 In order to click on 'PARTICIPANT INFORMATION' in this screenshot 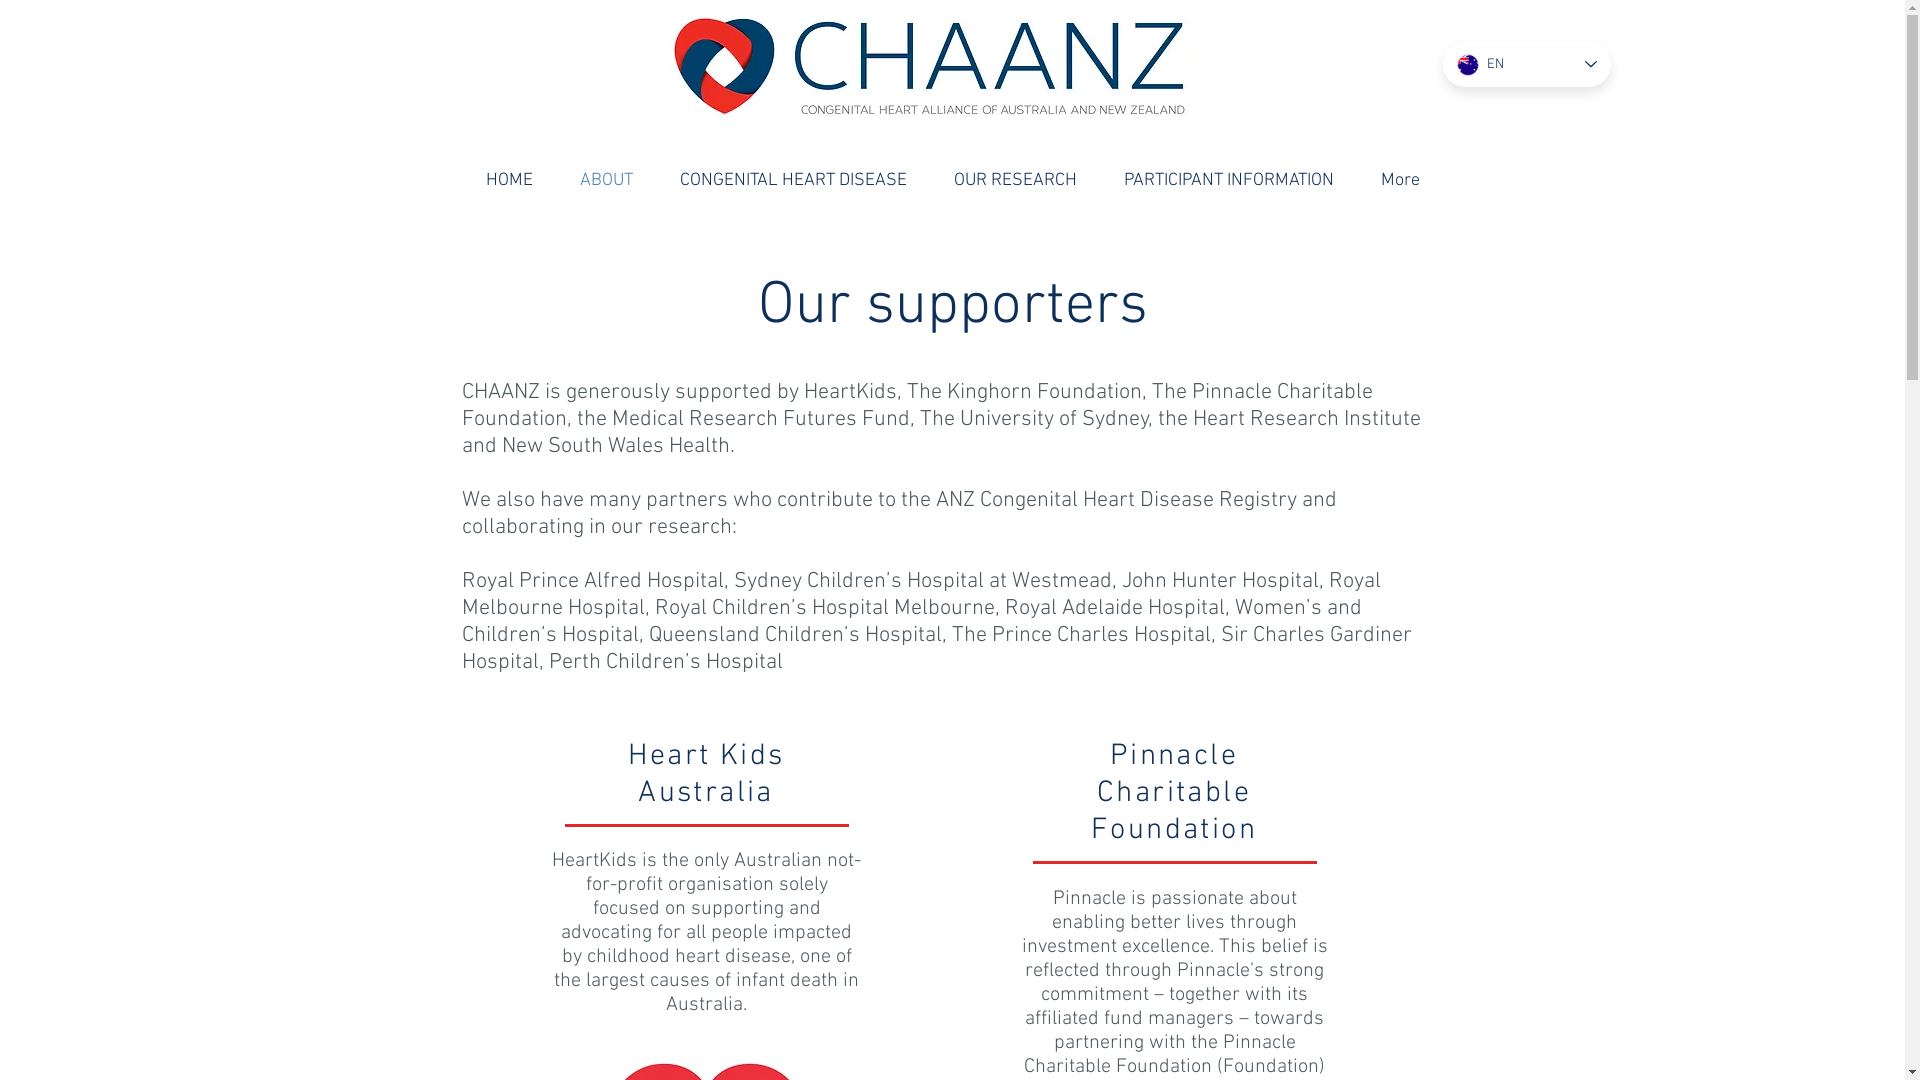, I will do `click(1098, 176)`.